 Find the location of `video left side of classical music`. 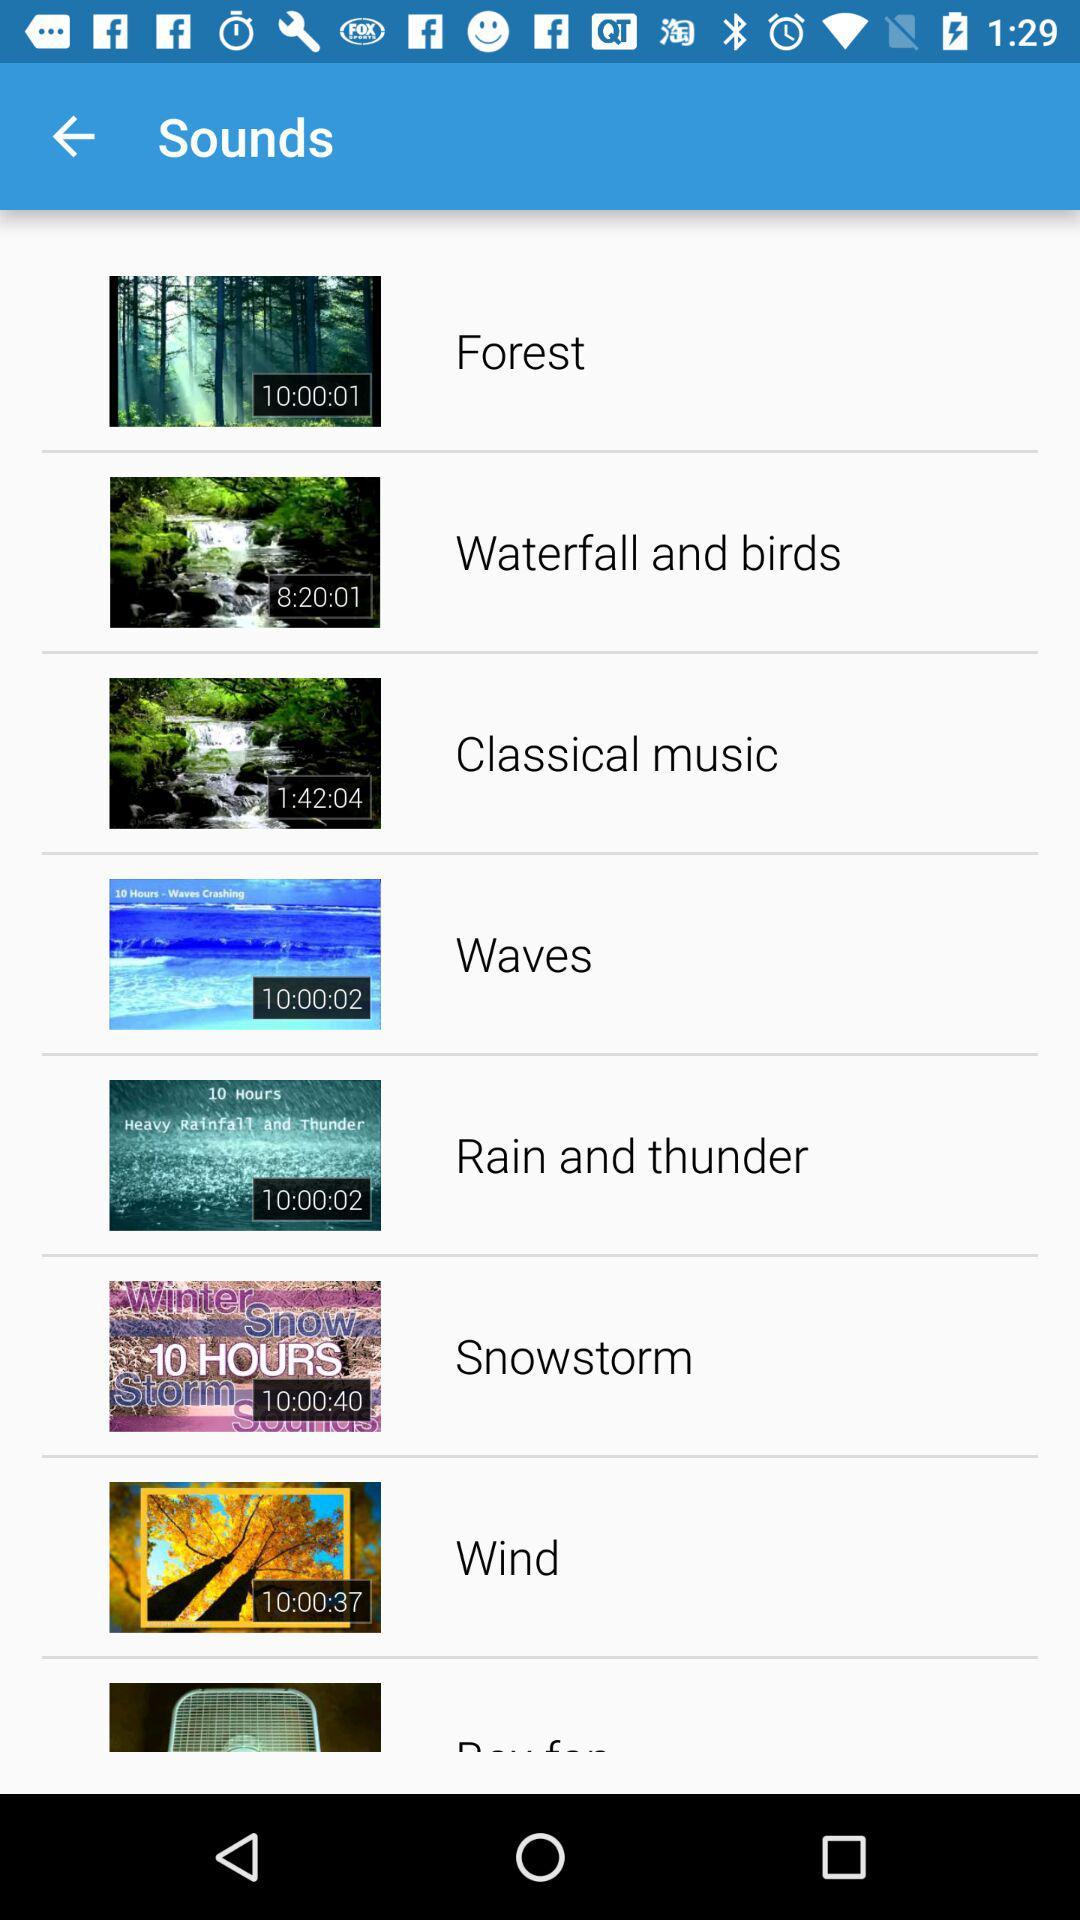

video left side of classical music is located at coordinates (244, 752).